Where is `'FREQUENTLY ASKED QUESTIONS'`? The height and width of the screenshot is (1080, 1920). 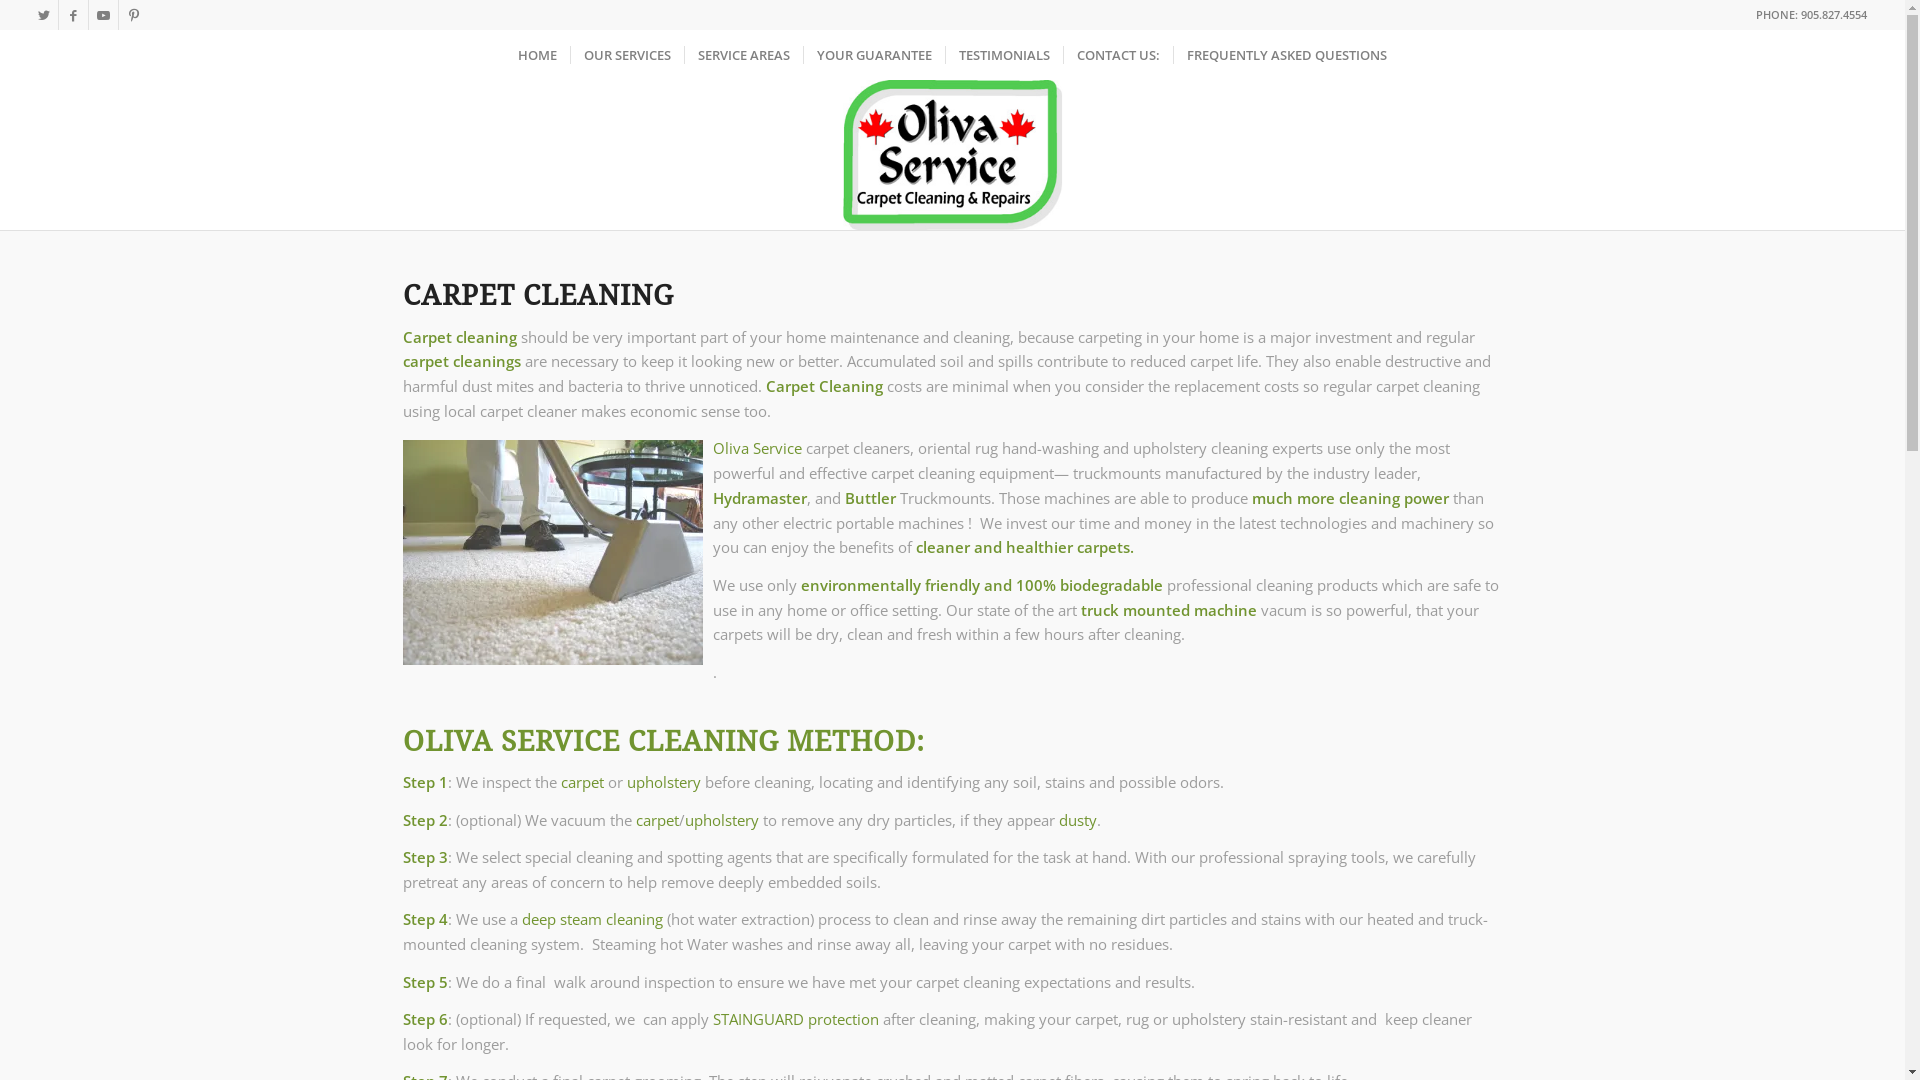 'FREQUENTLY ASKED QUESTIONS' is located at coordinates (1286, 53).